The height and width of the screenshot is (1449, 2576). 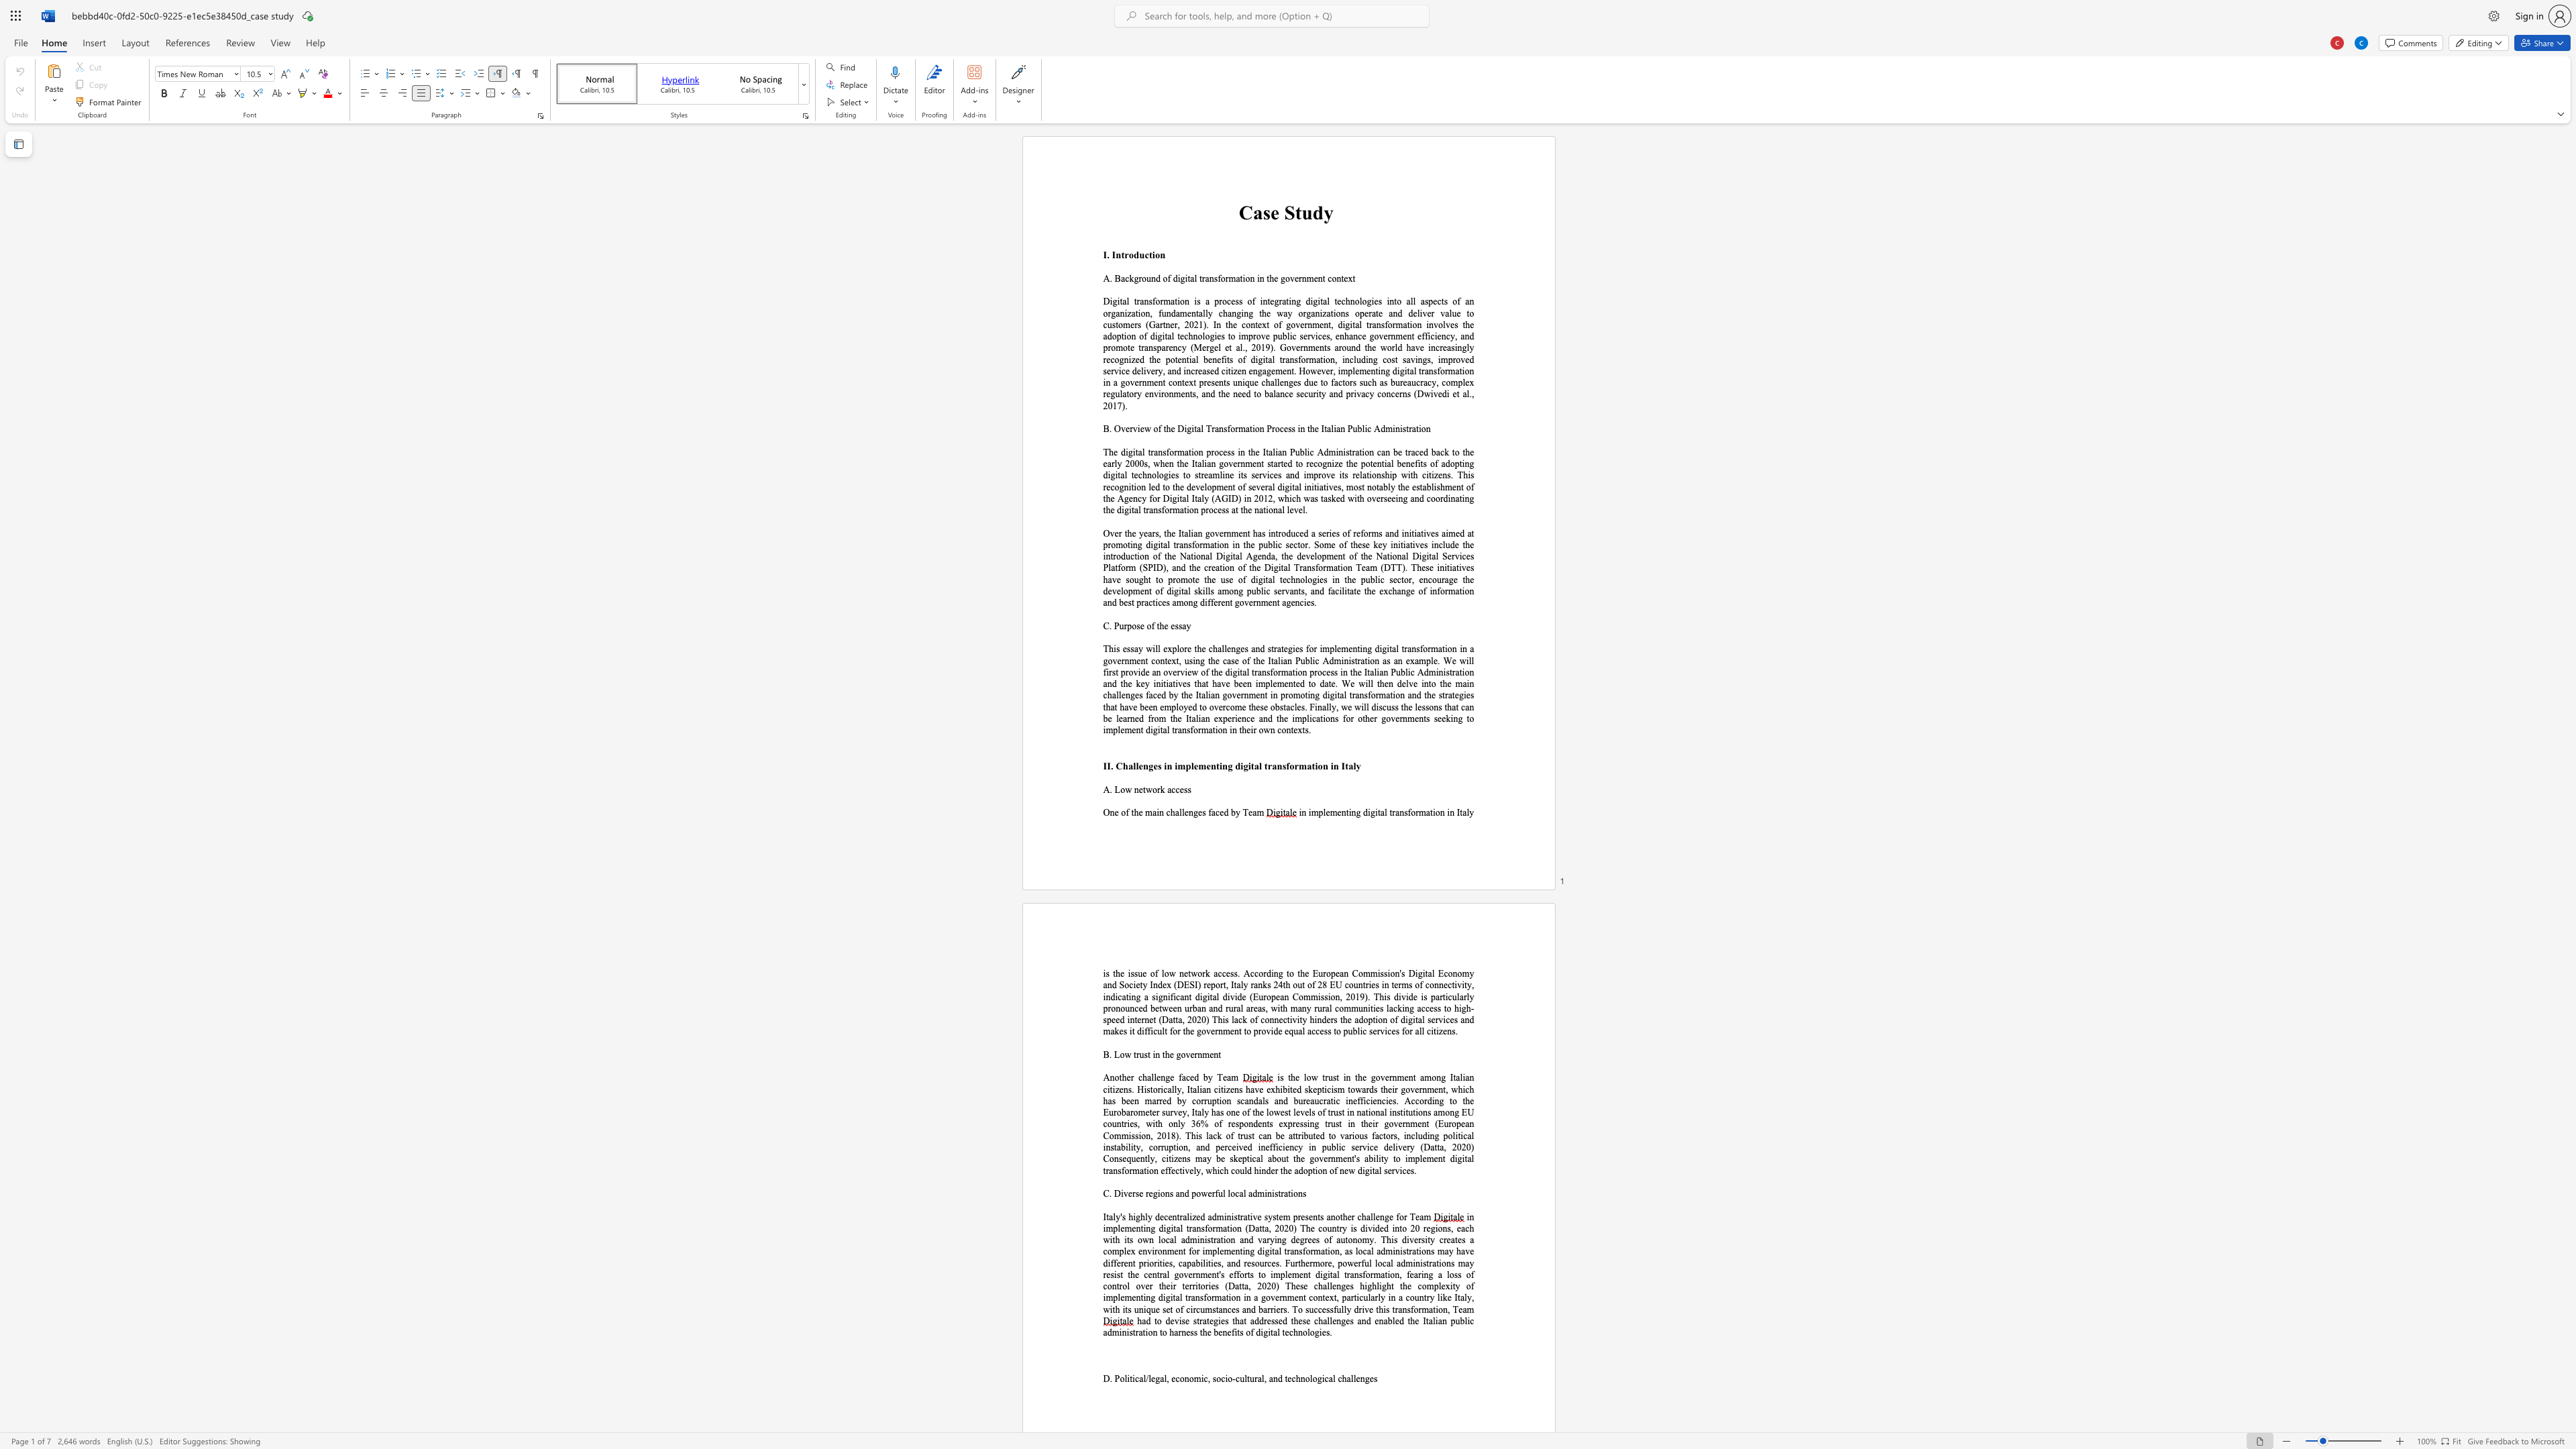 What do you see at coordinates (1192, 985) in the screenshot?
I see `the 2th character "S" in the text` at bounding box center [1192, 985].